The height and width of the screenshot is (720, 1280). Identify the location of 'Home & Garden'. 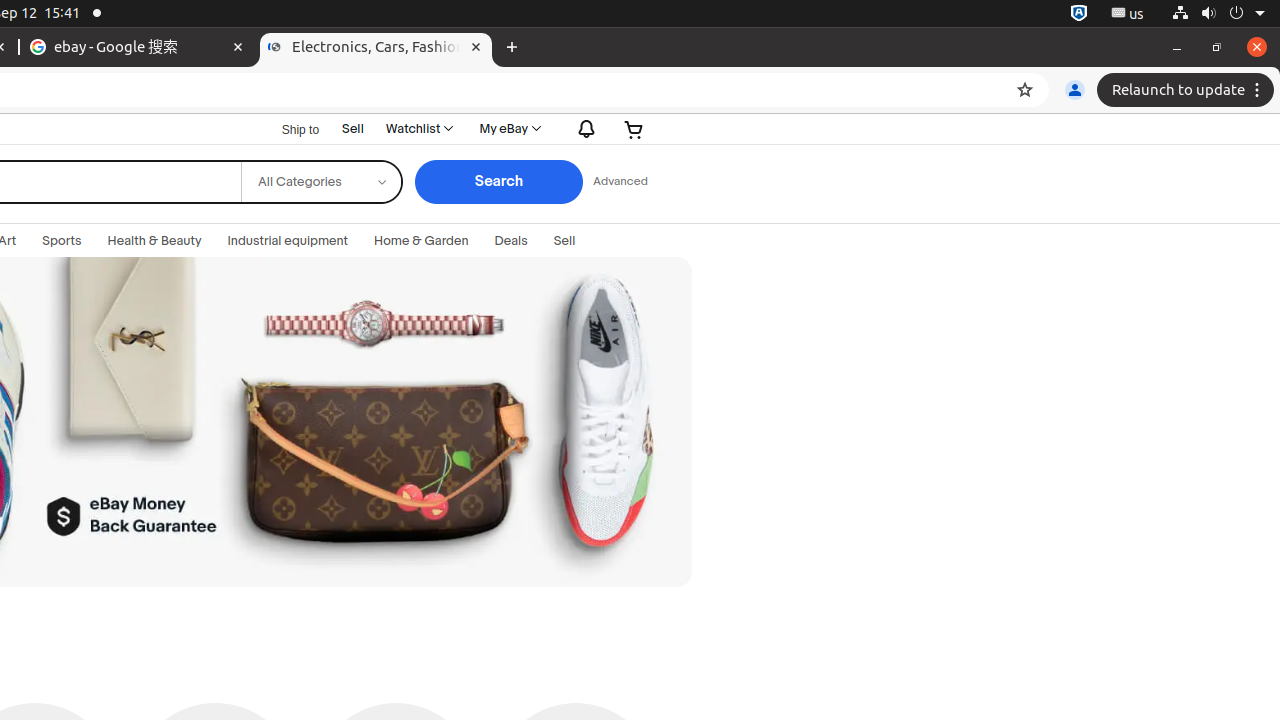
(420, 239).